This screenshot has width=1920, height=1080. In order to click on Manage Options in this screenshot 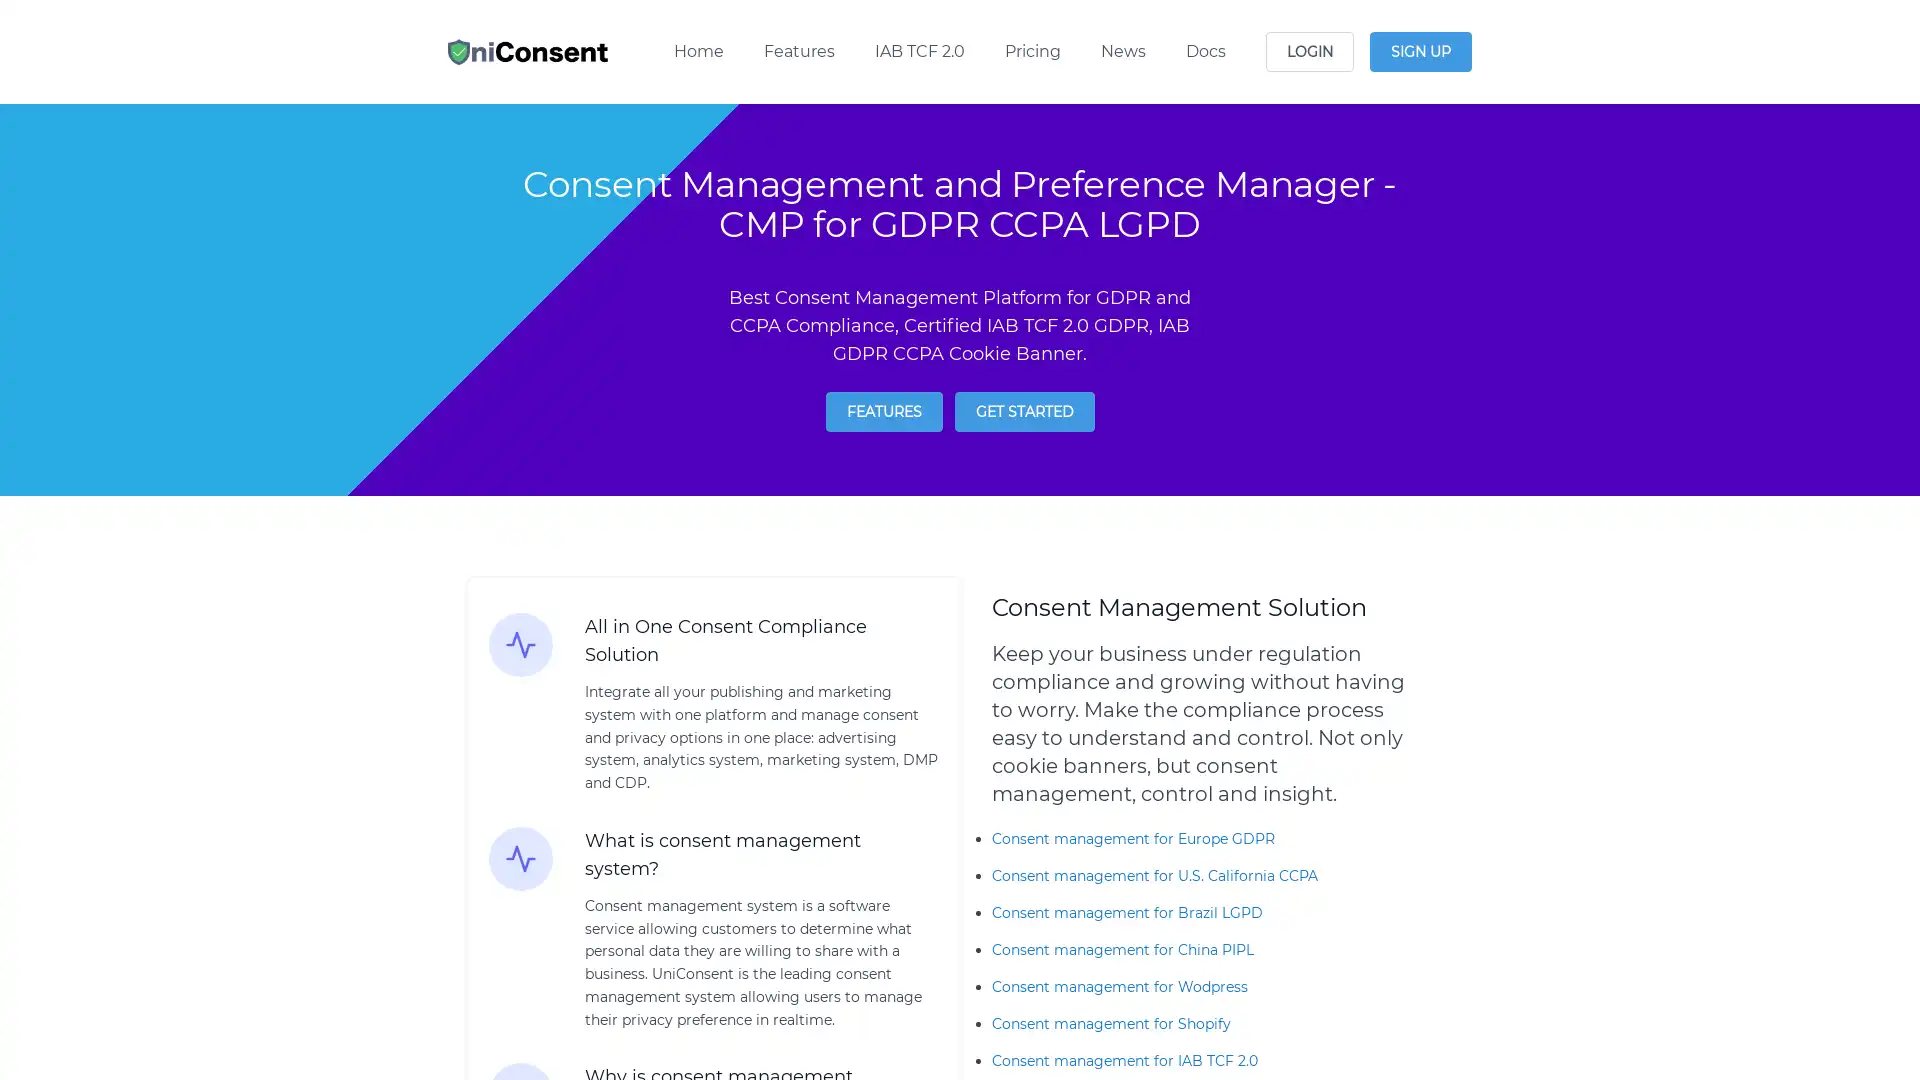, I will do `click(117, 1043)`.